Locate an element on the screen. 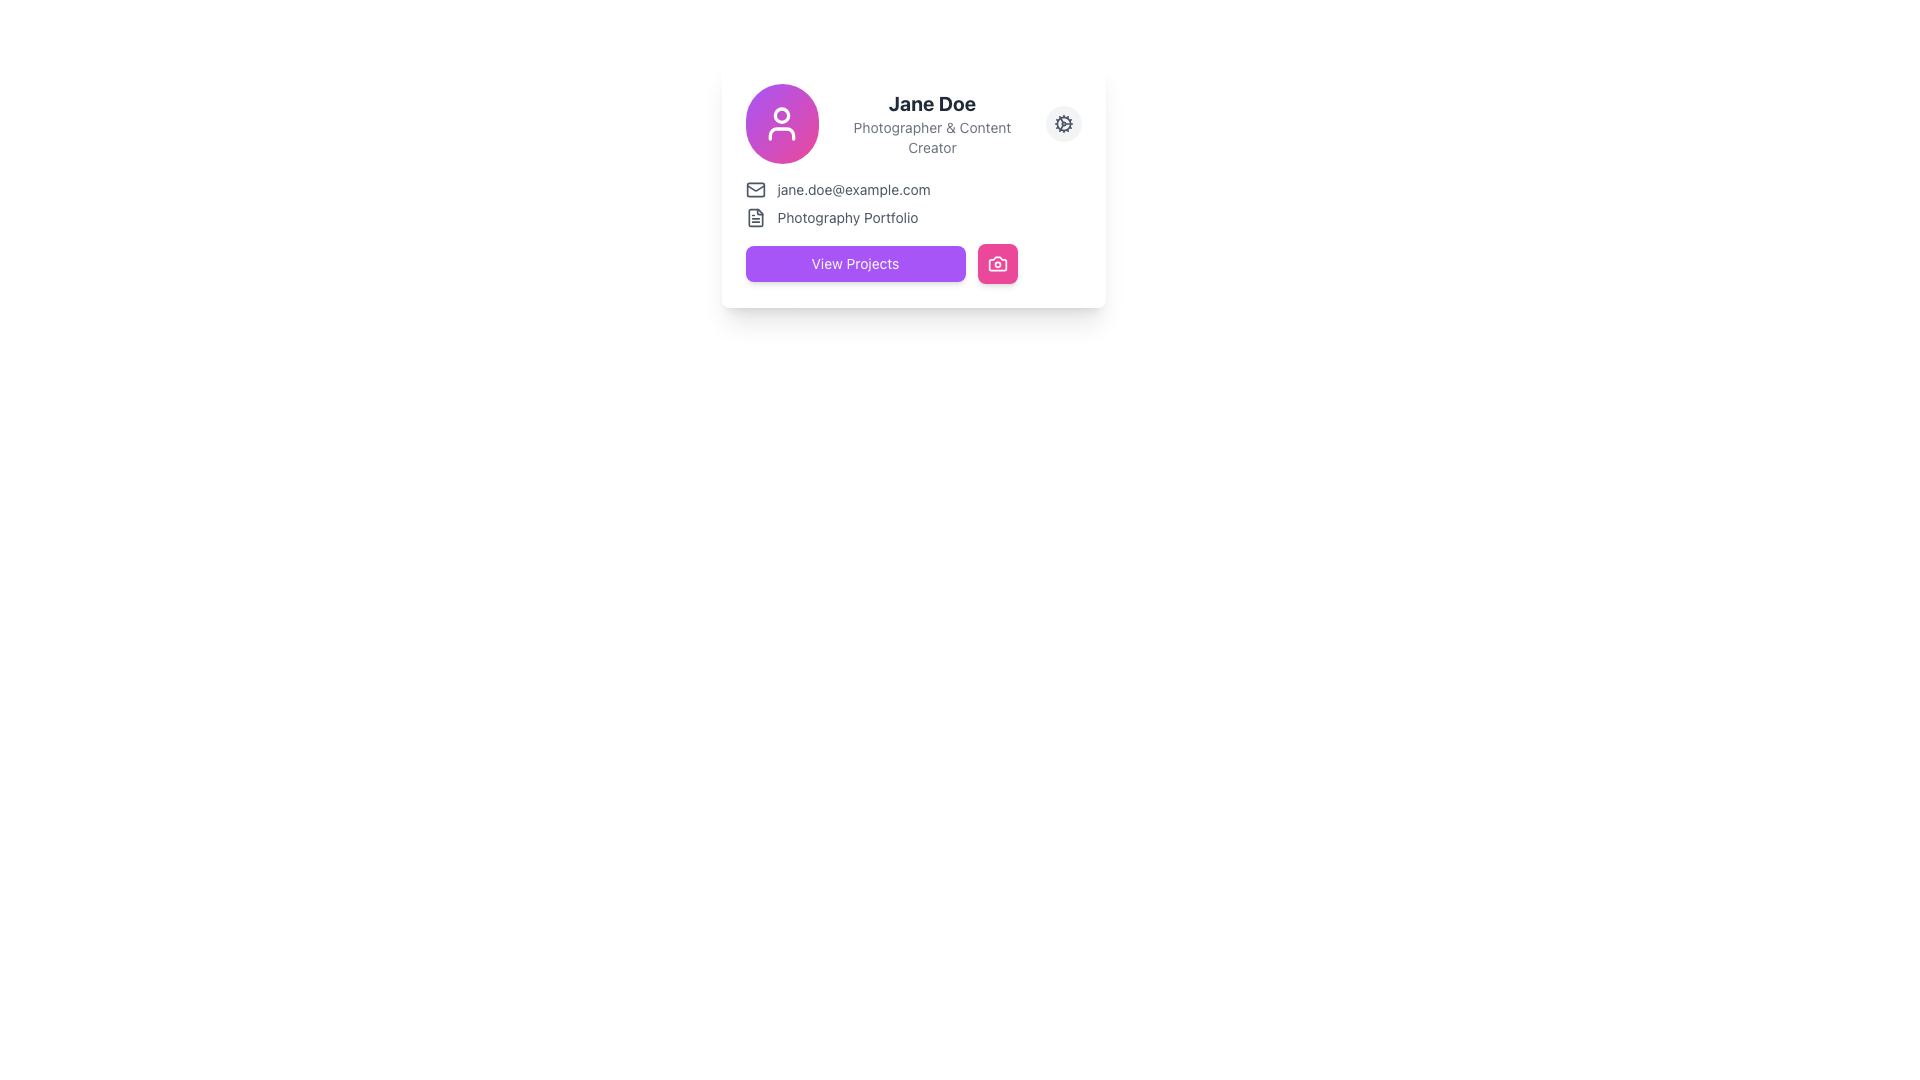  text displayed at the top-center section of the profile information card, which identifies the person associated with the profile is located at coordinates (931, 104).